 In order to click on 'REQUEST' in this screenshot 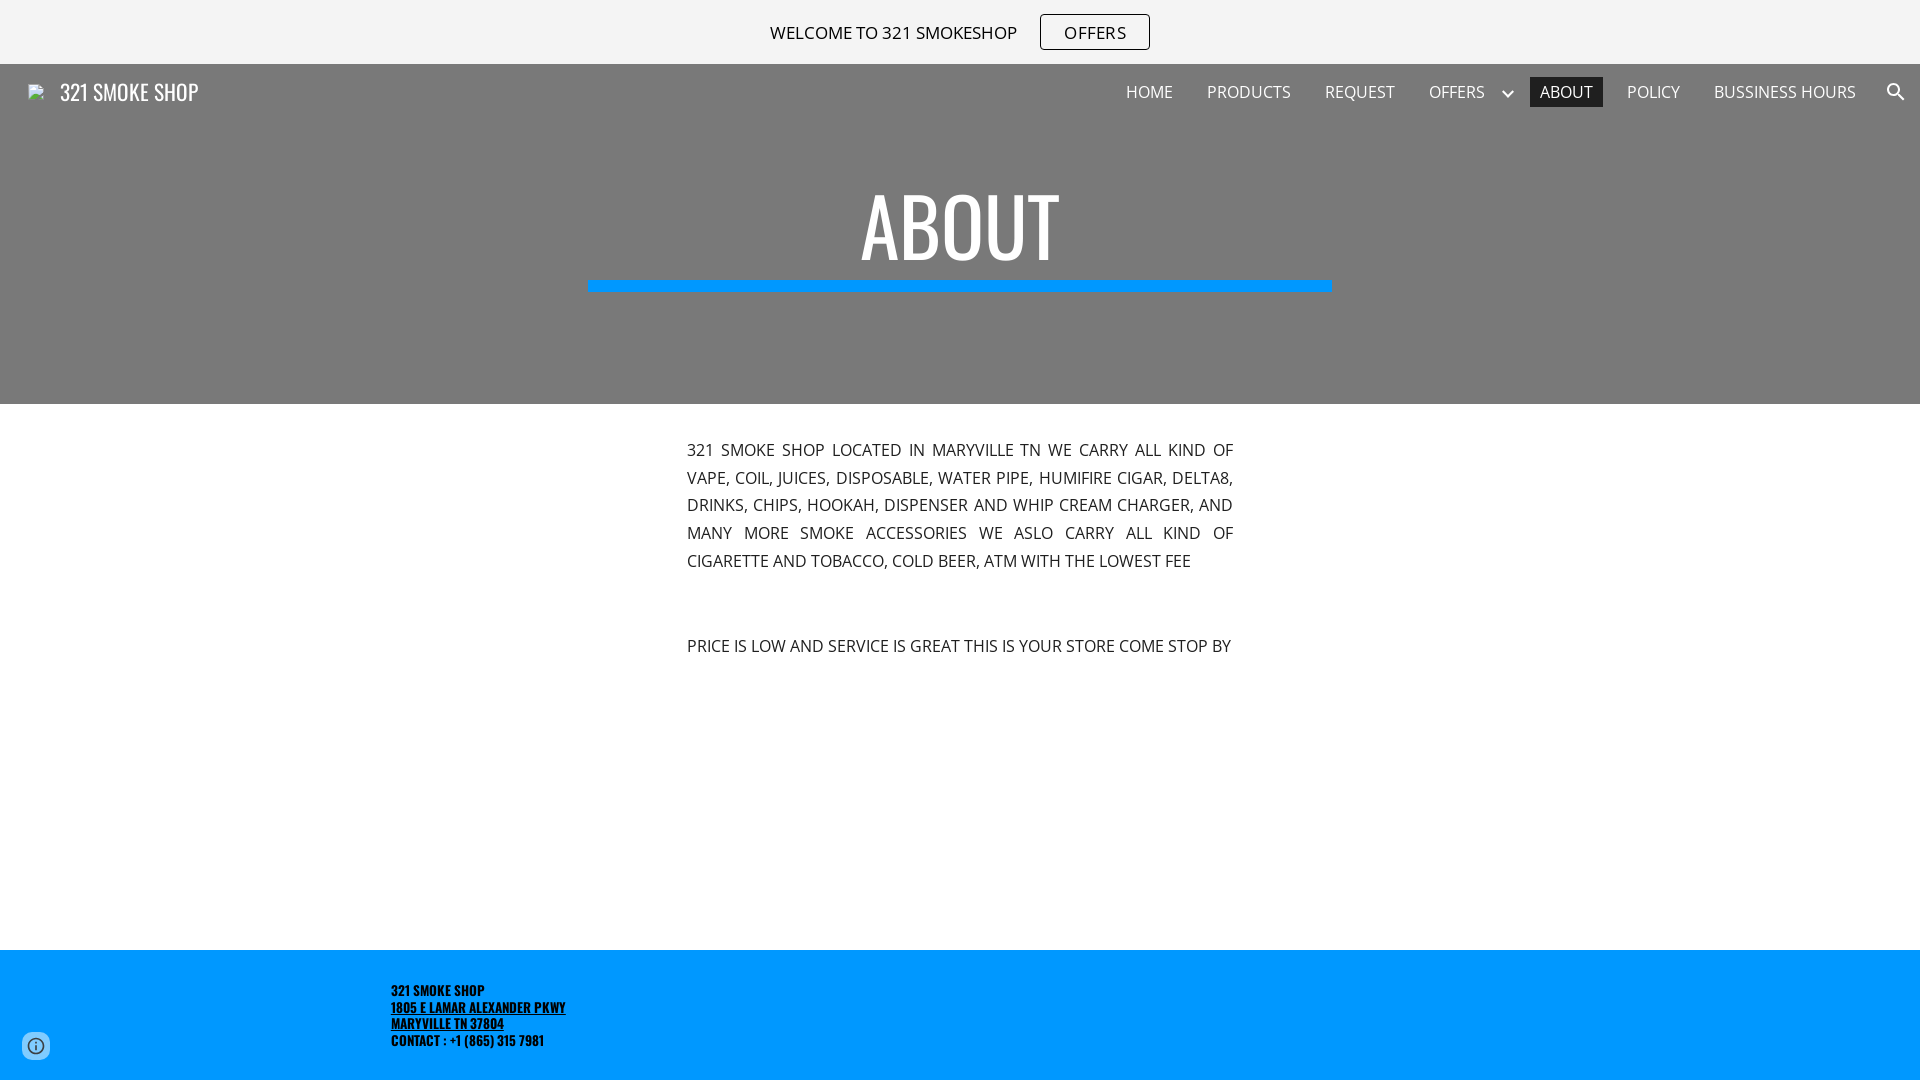, I will do `click(1315, 92)`.